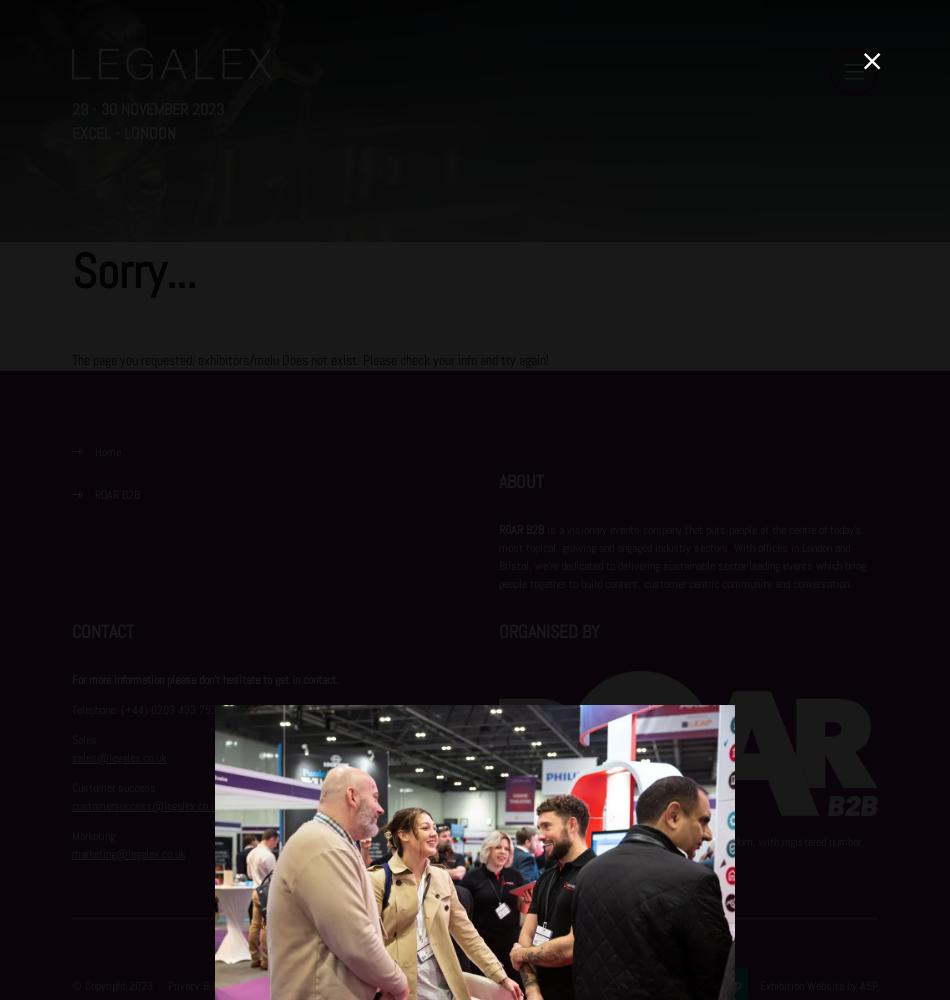 Image resolution: width=950 pixels, height=1000 pixels. I want to click on 'Cookie Policy', so click(278, 984).